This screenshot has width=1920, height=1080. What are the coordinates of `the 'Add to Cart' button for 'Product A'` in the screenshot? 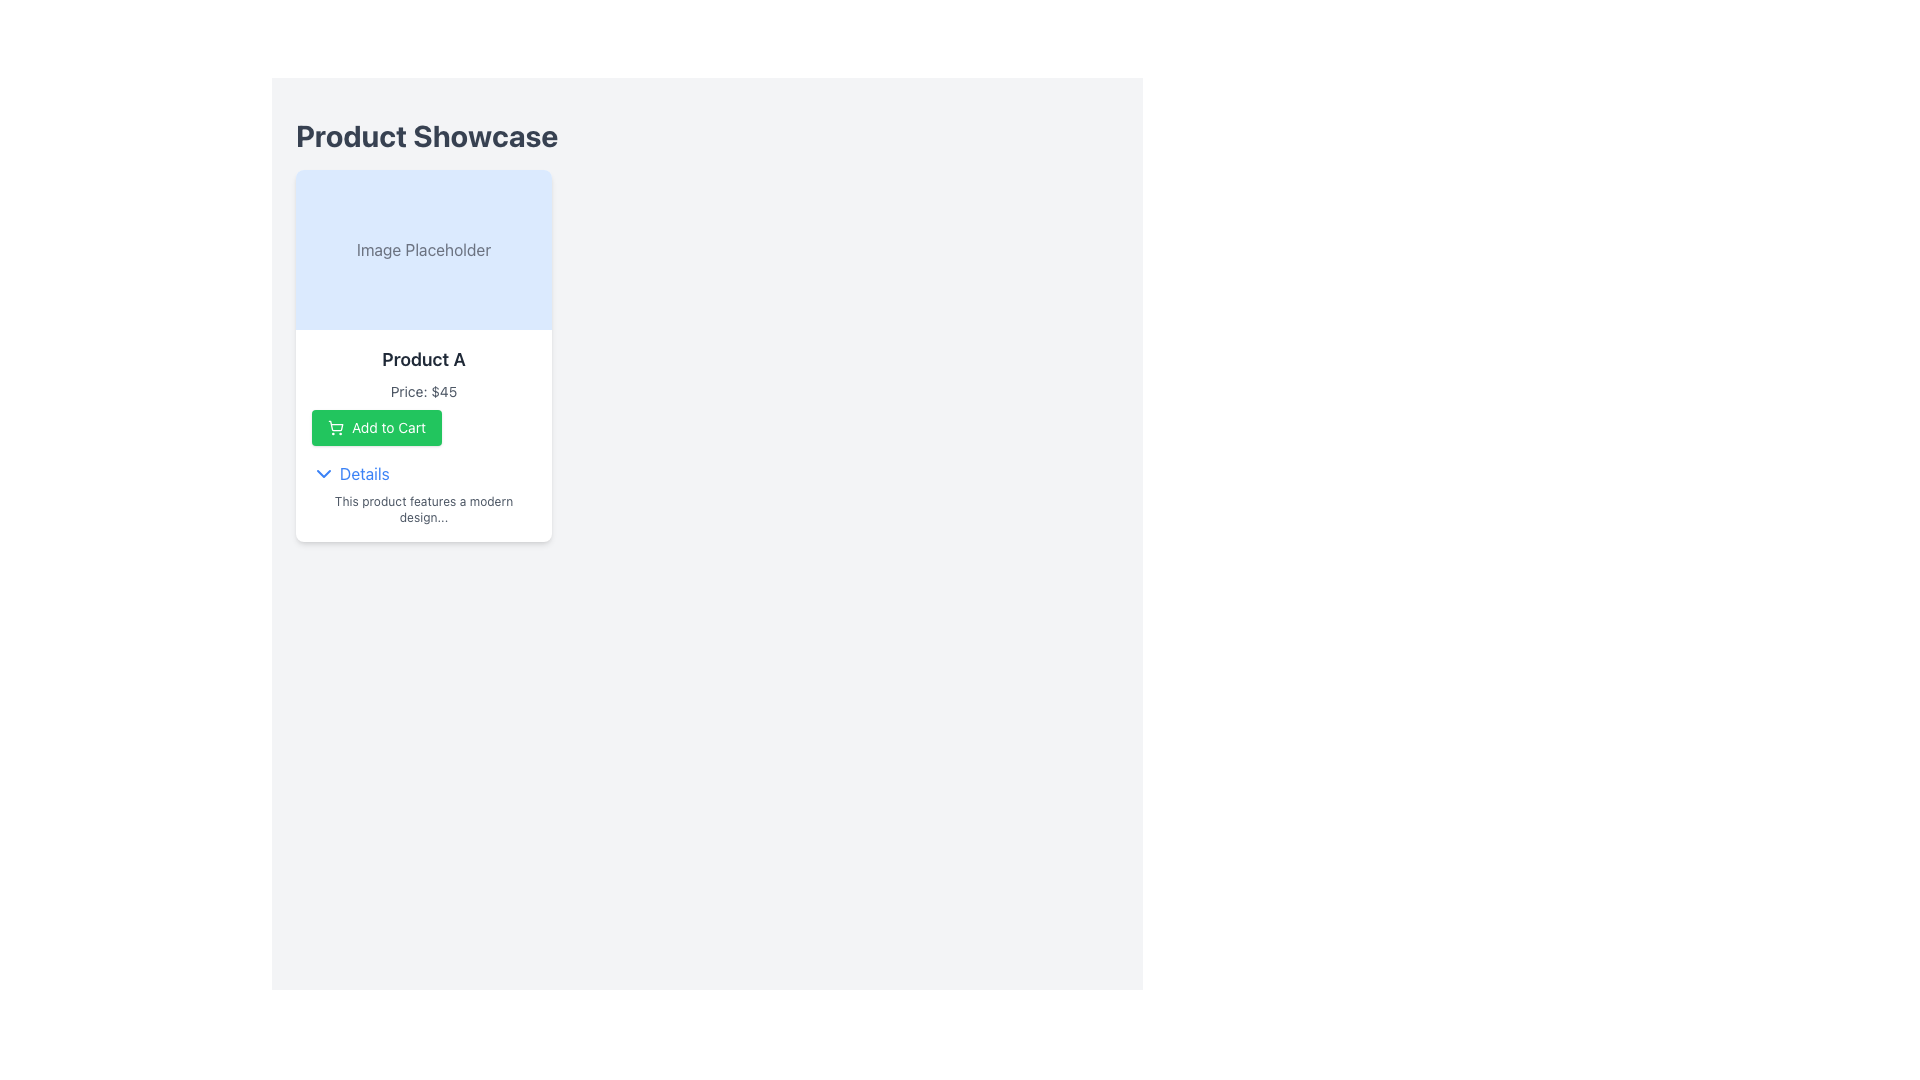 It's located at (377, 427).